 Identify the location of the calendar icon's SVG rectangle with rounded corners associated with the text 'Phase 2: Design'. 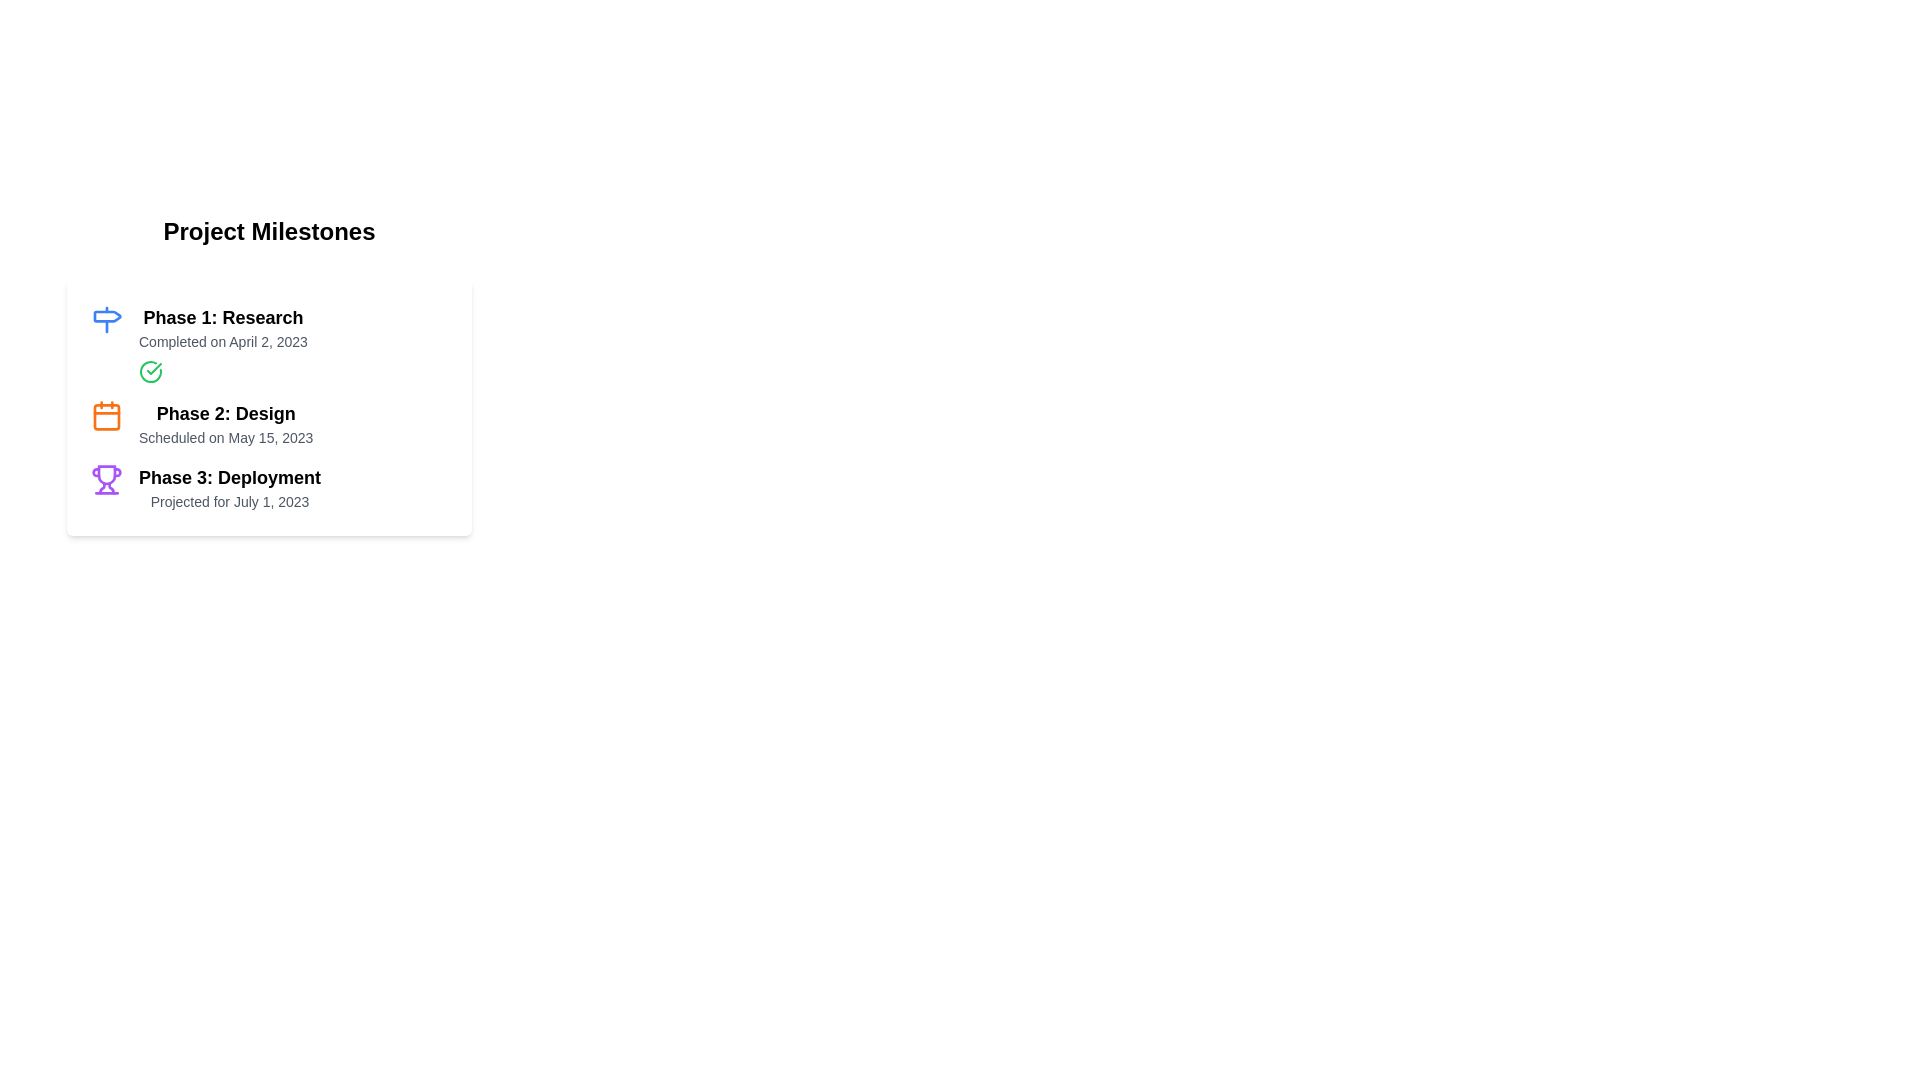
(105, 415).